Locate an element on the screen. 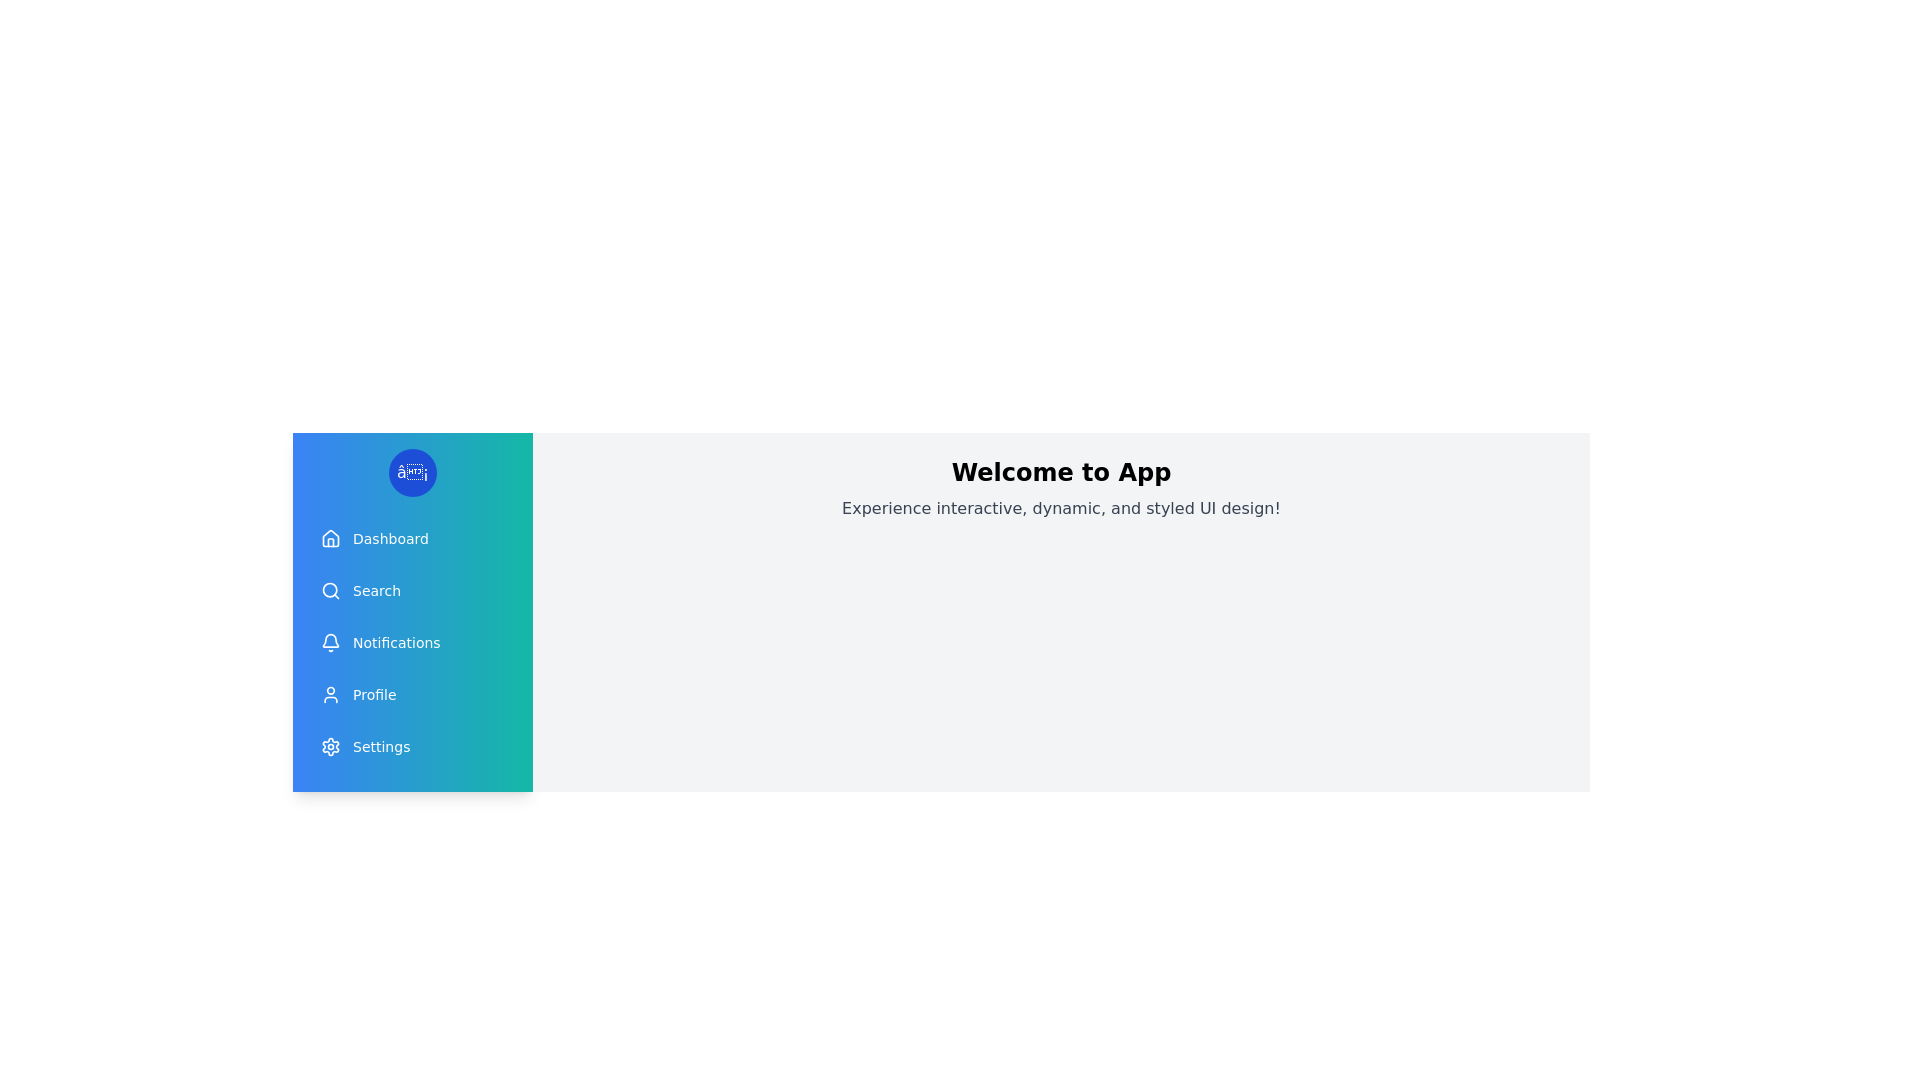  the menu item Dashboard from the drawer is located at coordinates (411, 538).